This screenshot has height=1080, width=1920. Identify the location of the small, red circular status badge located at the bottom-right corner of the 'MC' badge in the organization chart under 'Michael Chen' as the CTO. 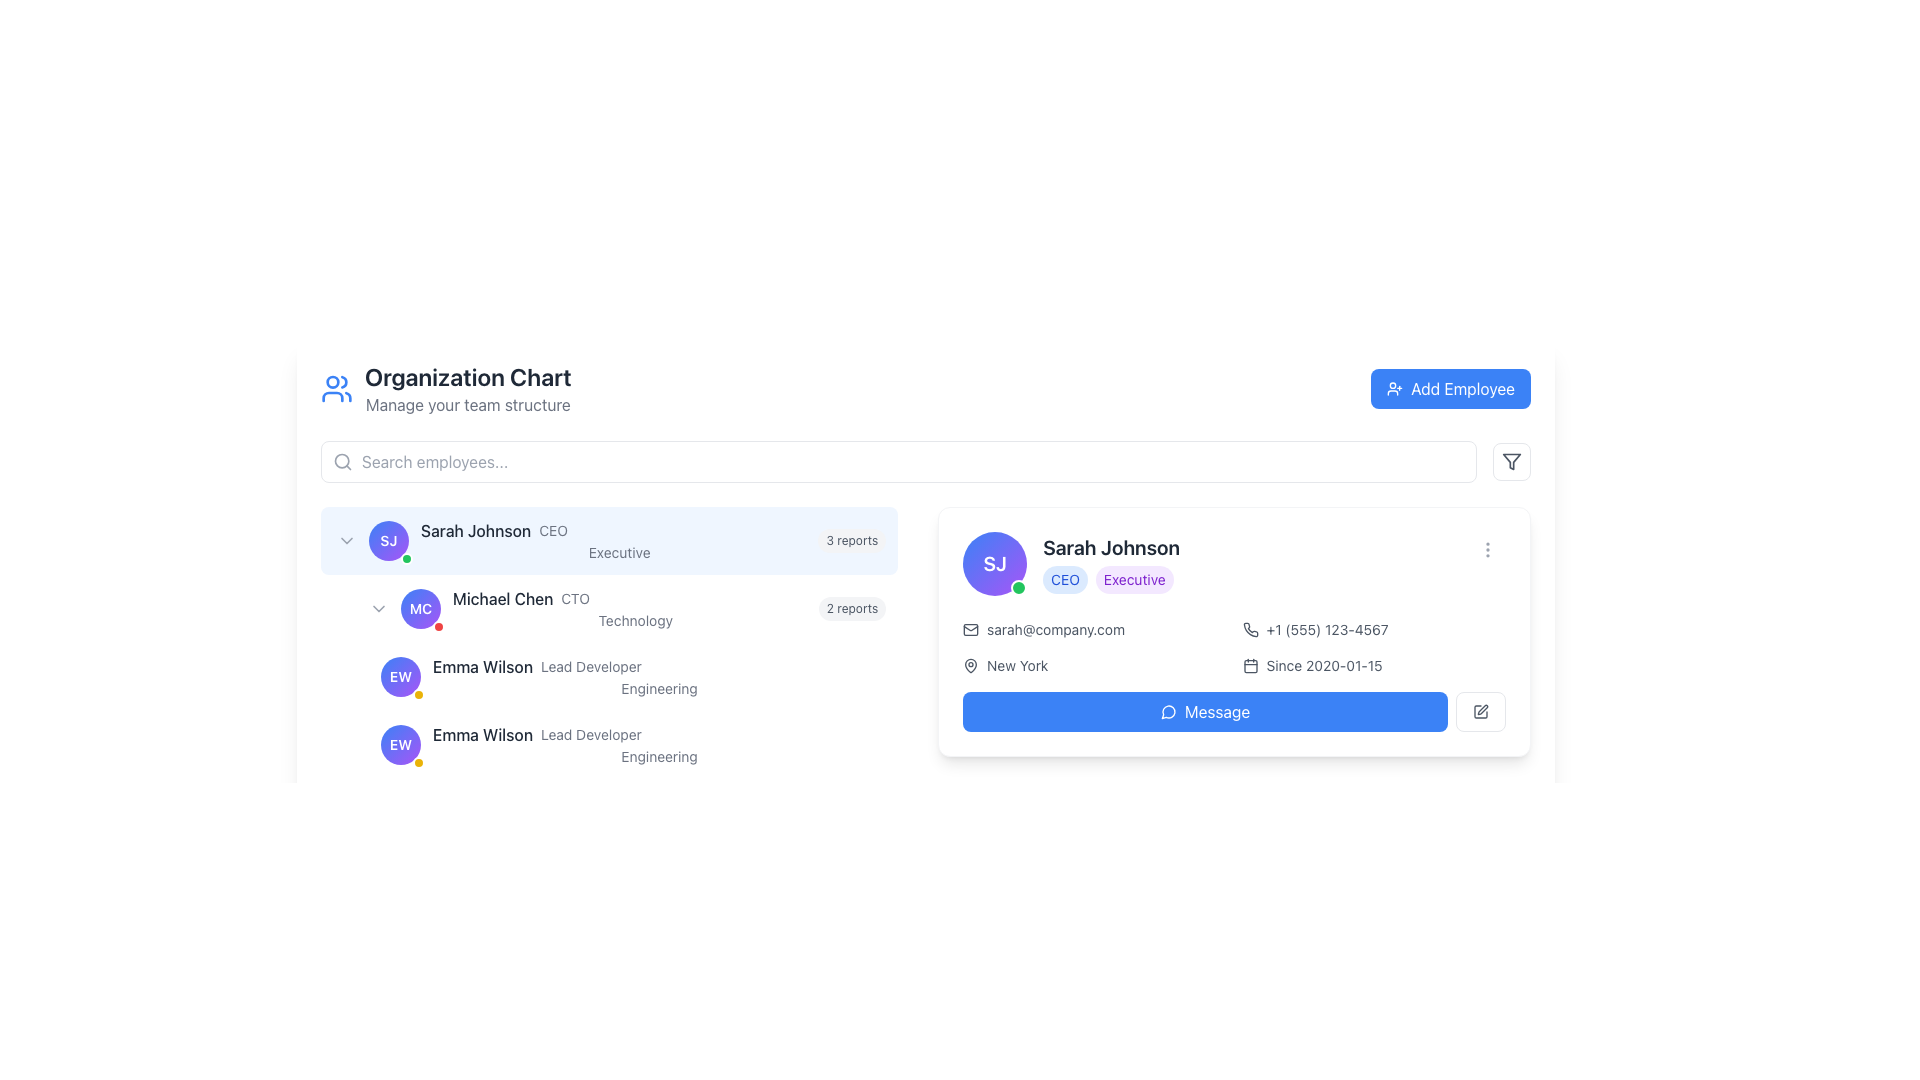
(437, 626).